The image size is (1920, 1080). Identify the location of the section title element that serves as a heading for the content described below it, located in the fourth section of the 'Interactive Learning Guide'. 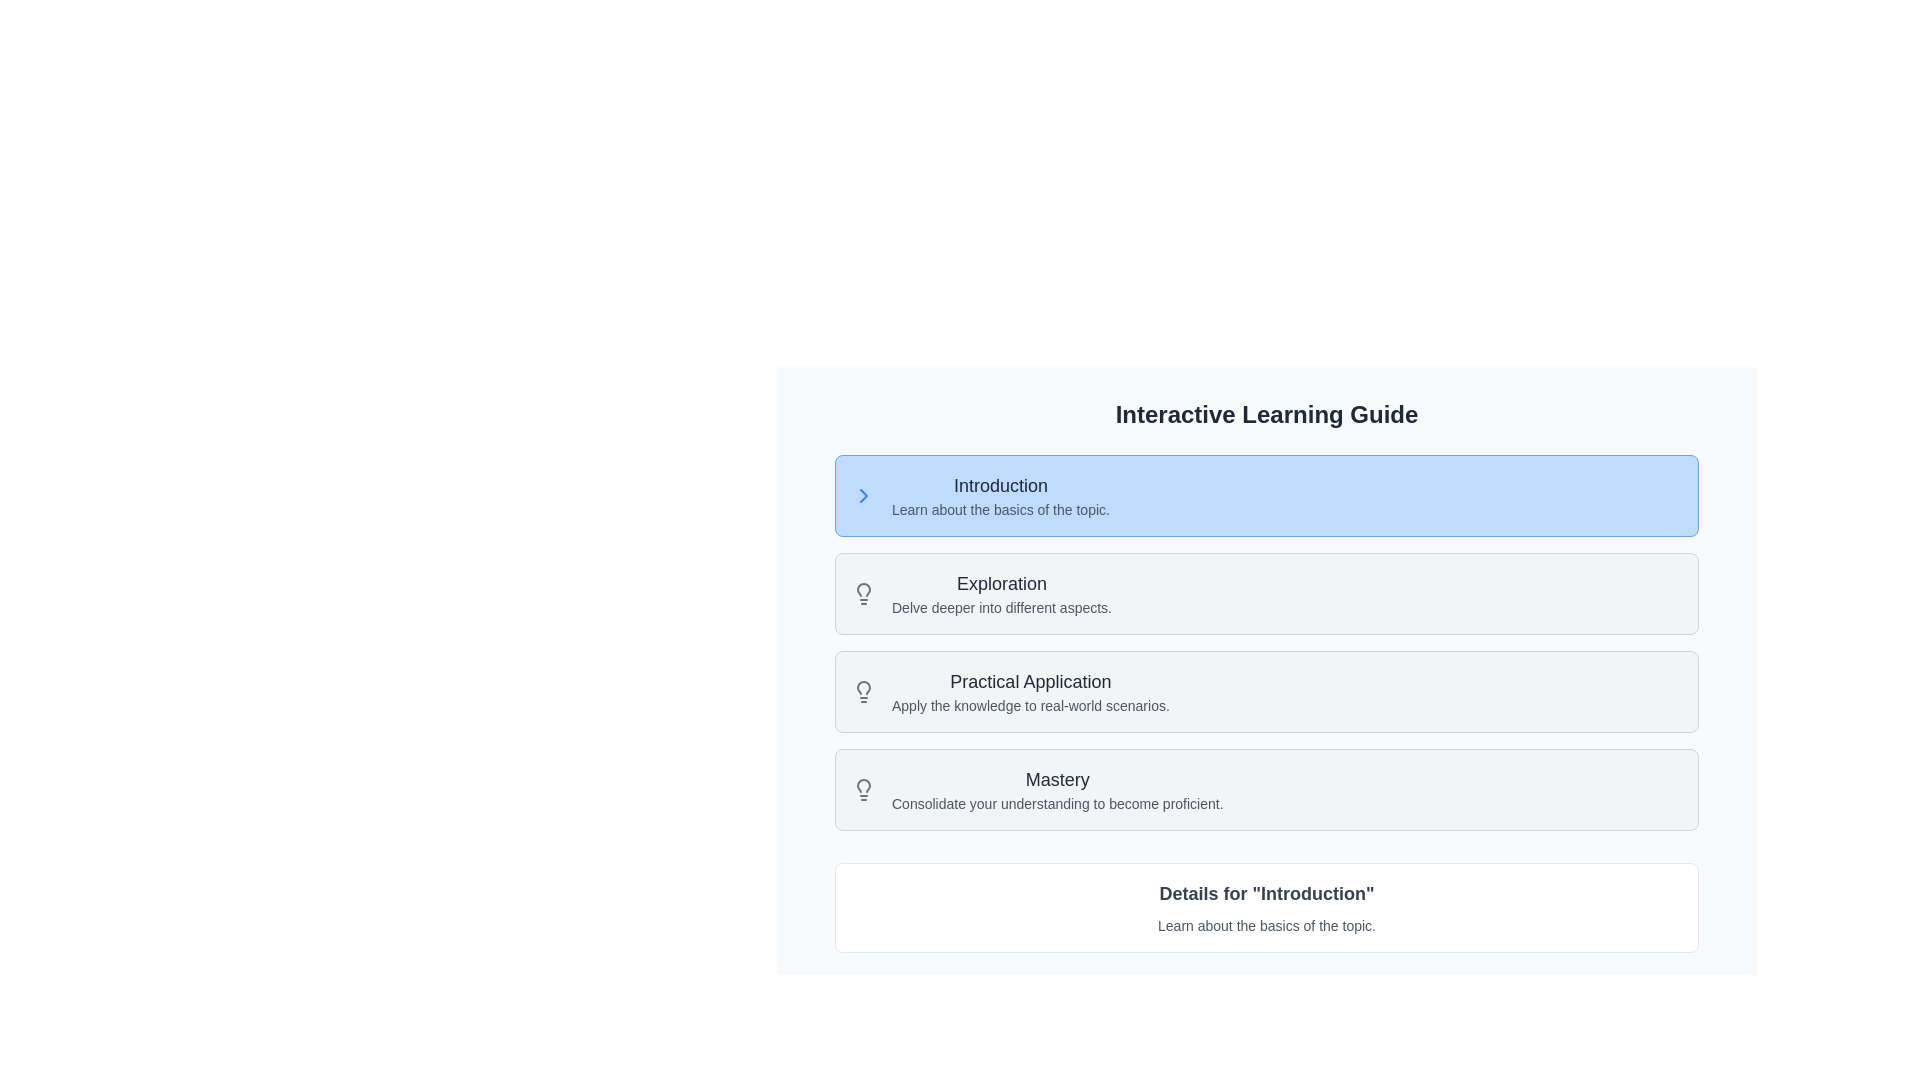
(1056, 778).